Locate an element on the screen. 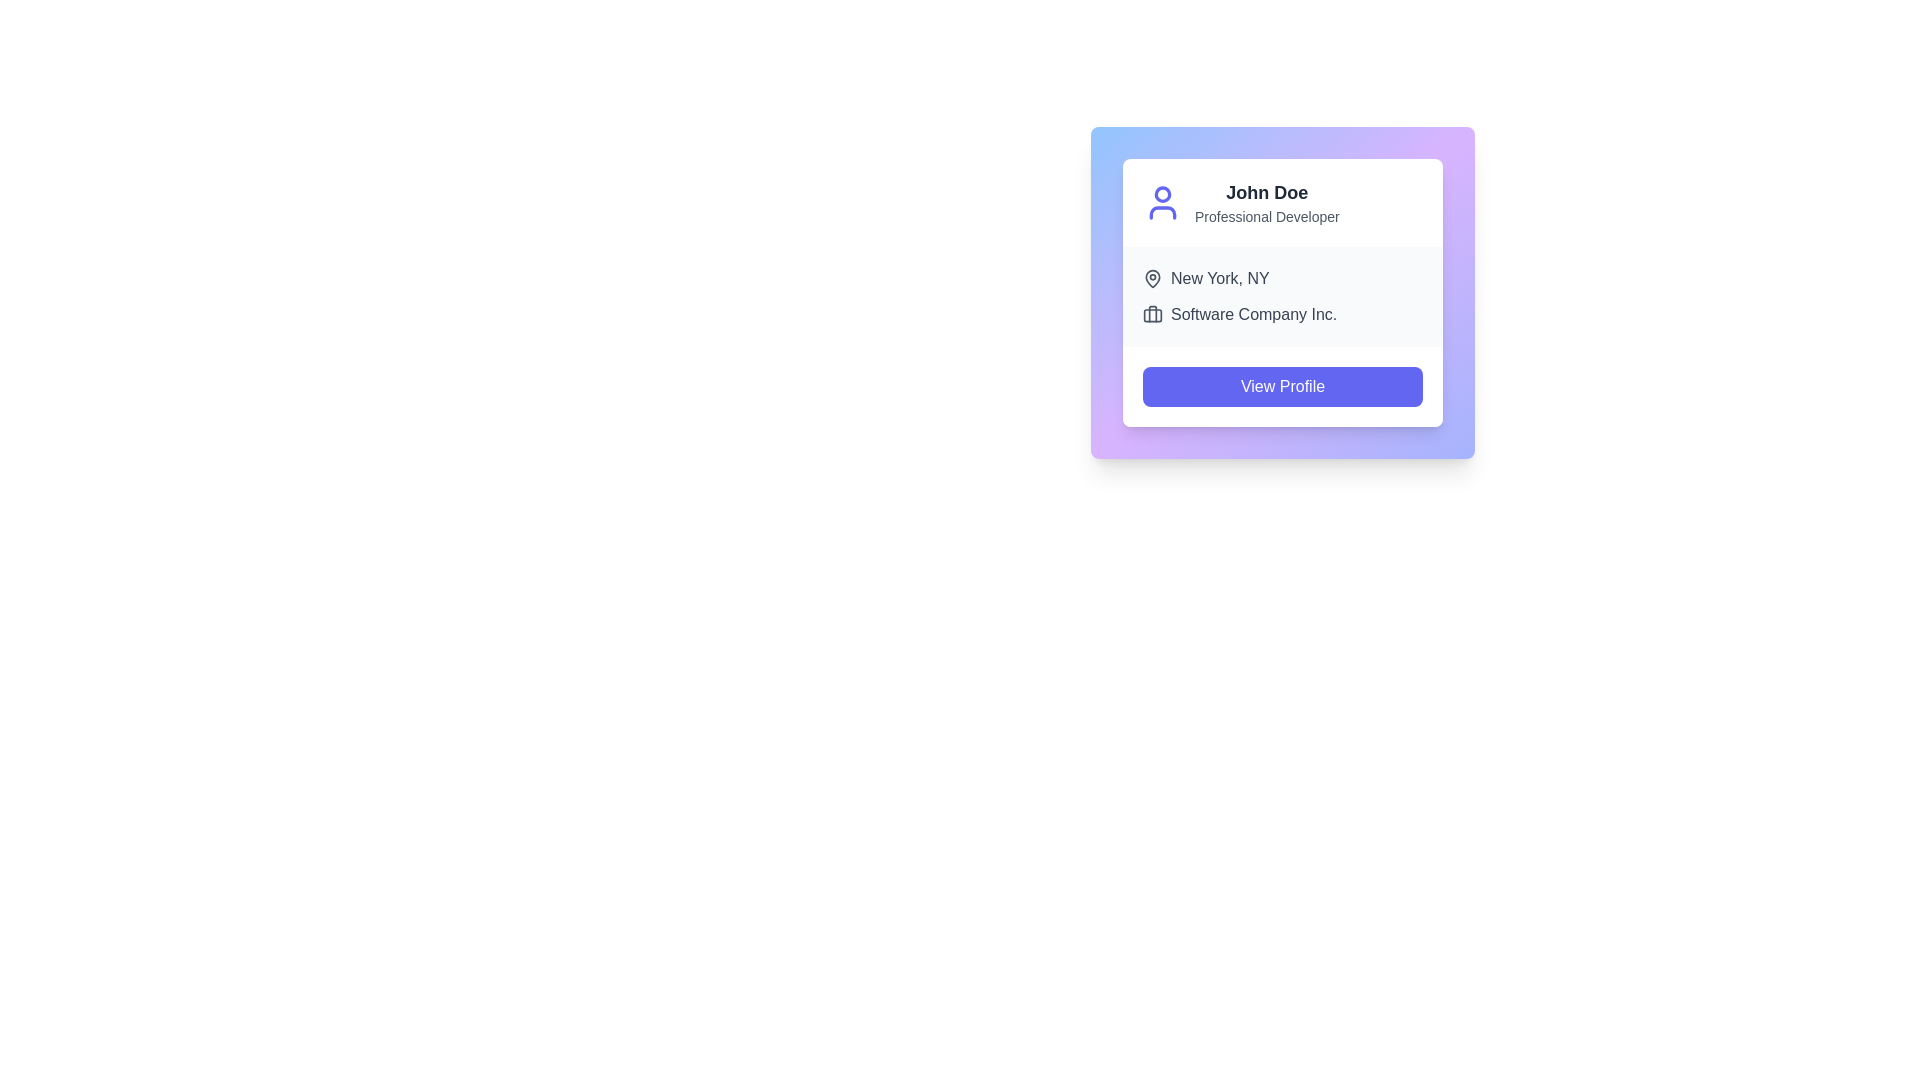 This screenshot has height=1080, width=1920. the button located at the bottom center of the user profile card is located at coordinates (1282, 386).